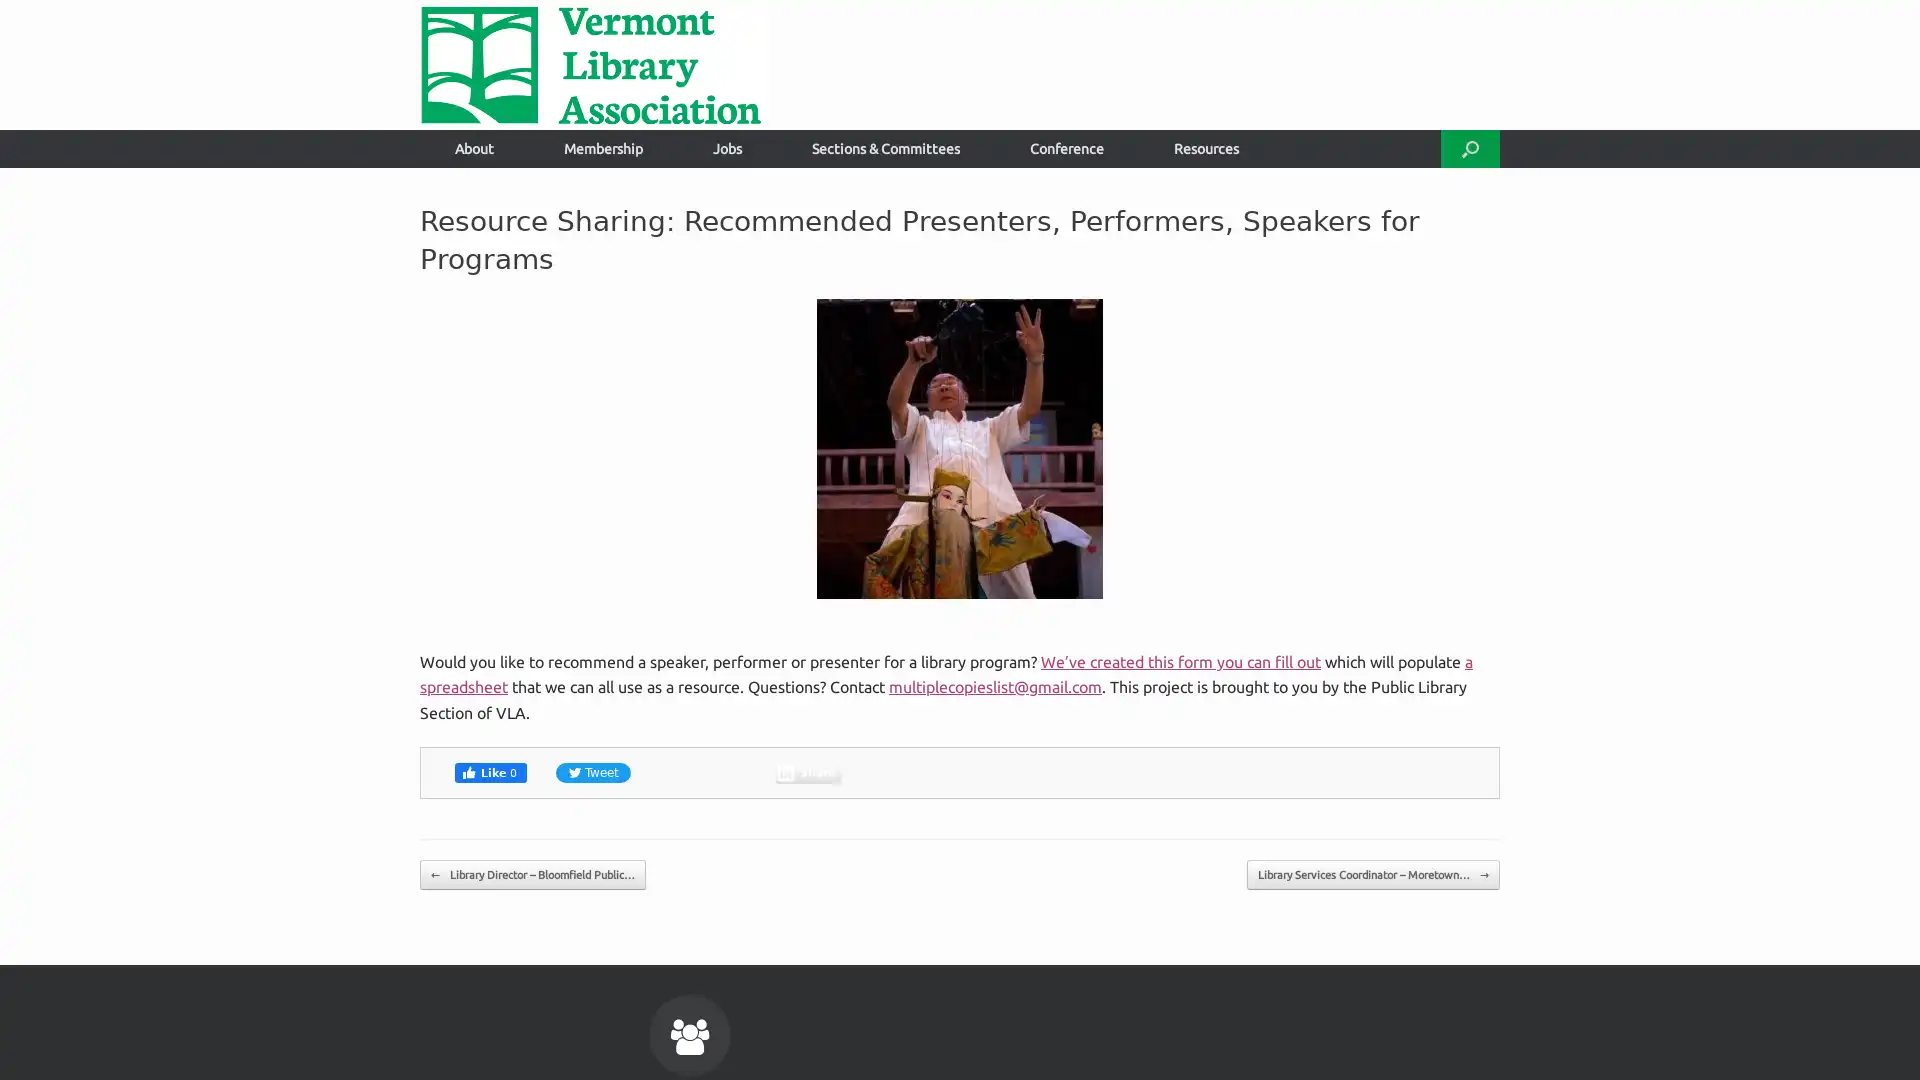  I want to click on Share, so click(808, 770).